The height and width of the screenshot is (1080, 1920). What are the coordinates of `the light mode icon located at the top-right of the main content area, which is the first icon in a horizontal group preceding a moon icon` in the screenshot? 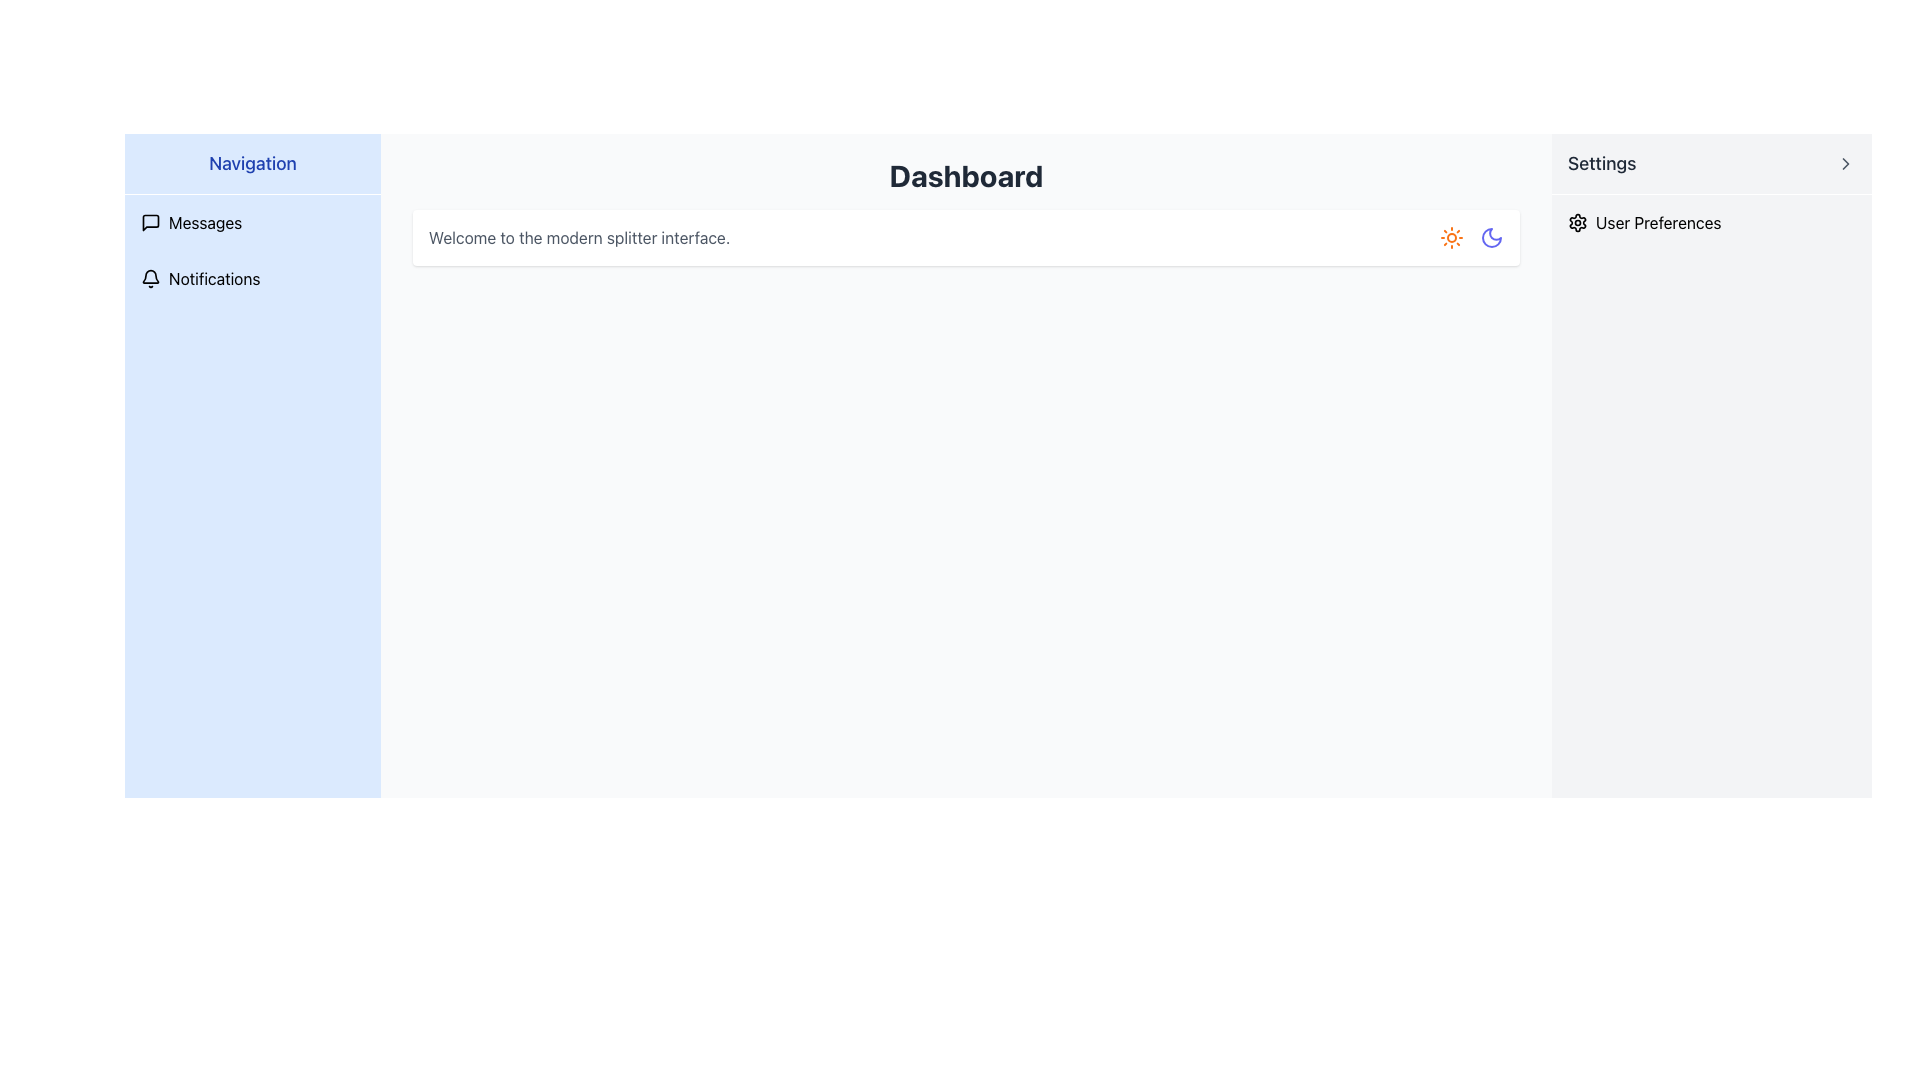 It's located at (1451, 237).